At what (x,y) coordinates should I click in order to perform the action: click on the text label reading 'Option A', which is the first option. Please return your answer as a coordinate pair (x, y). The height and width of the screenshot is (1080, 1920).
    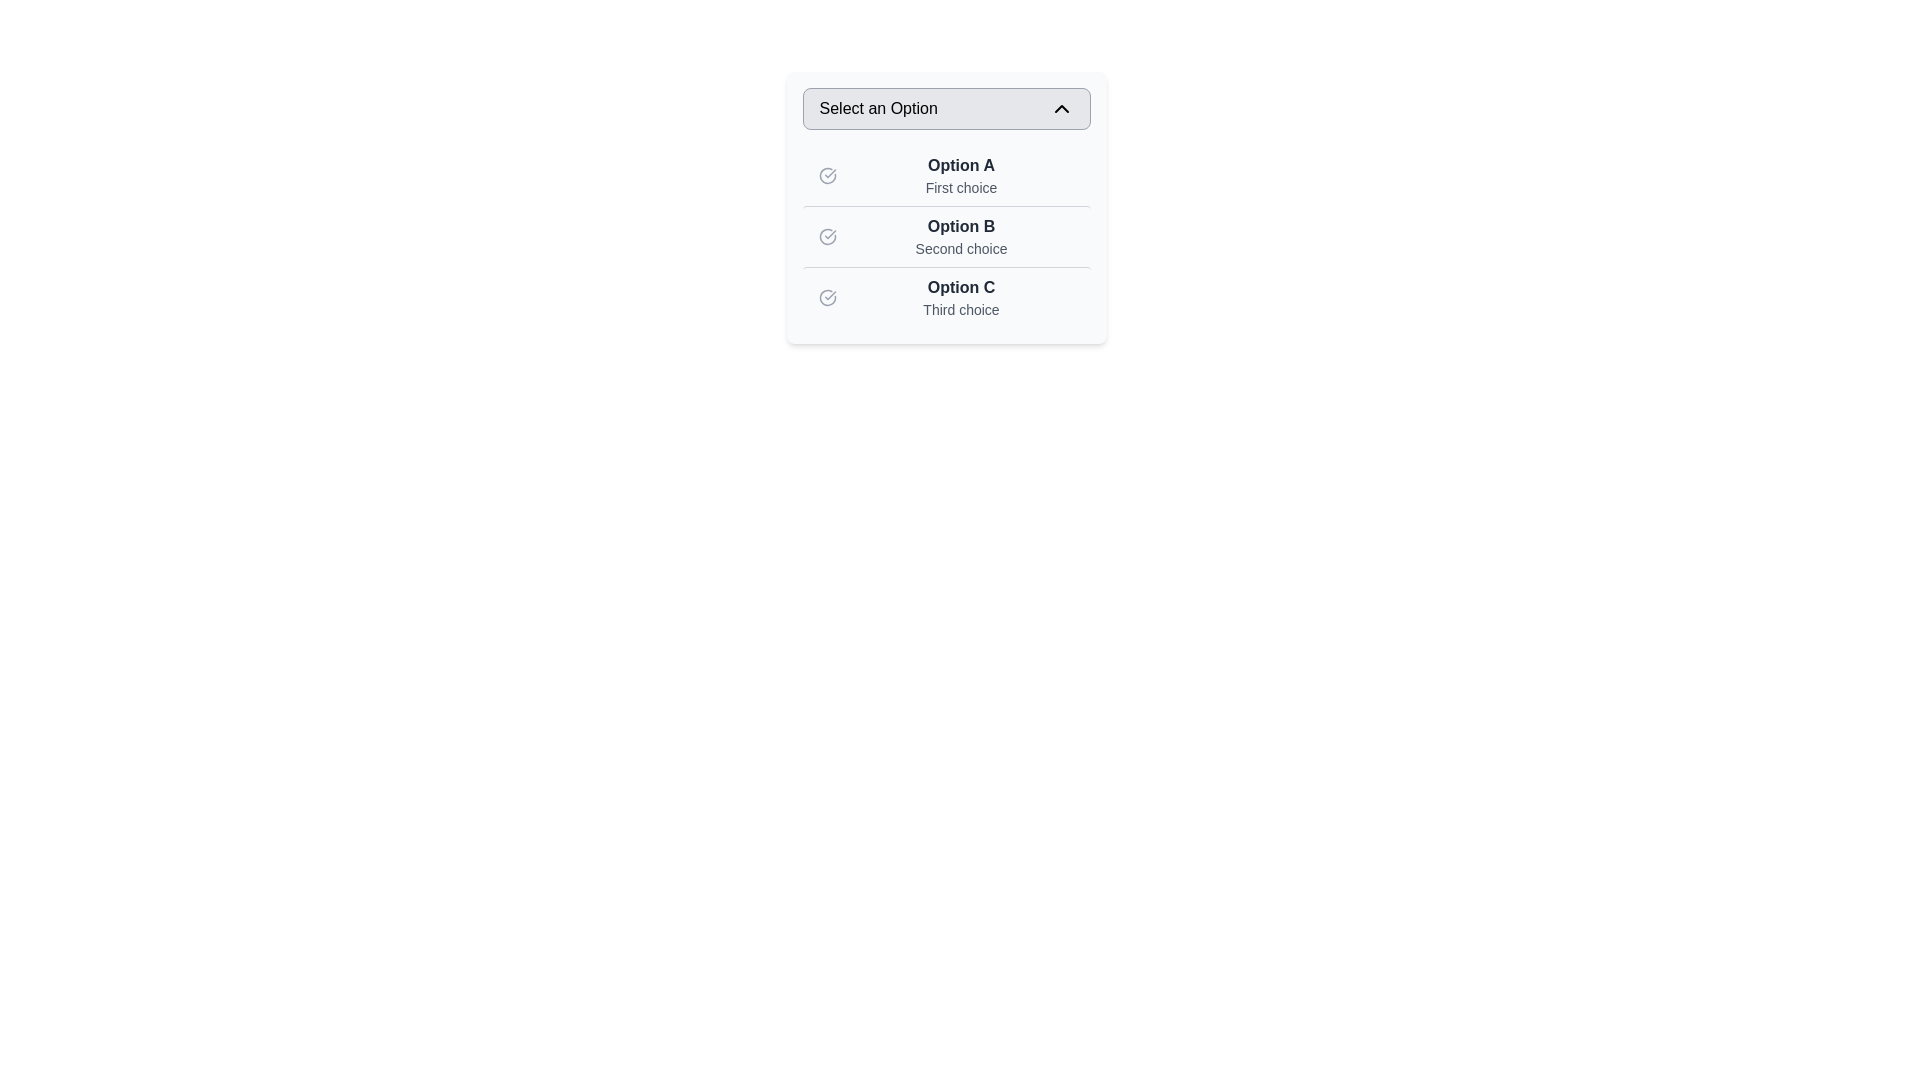
    Looking at the image, I should click on (961, 164).